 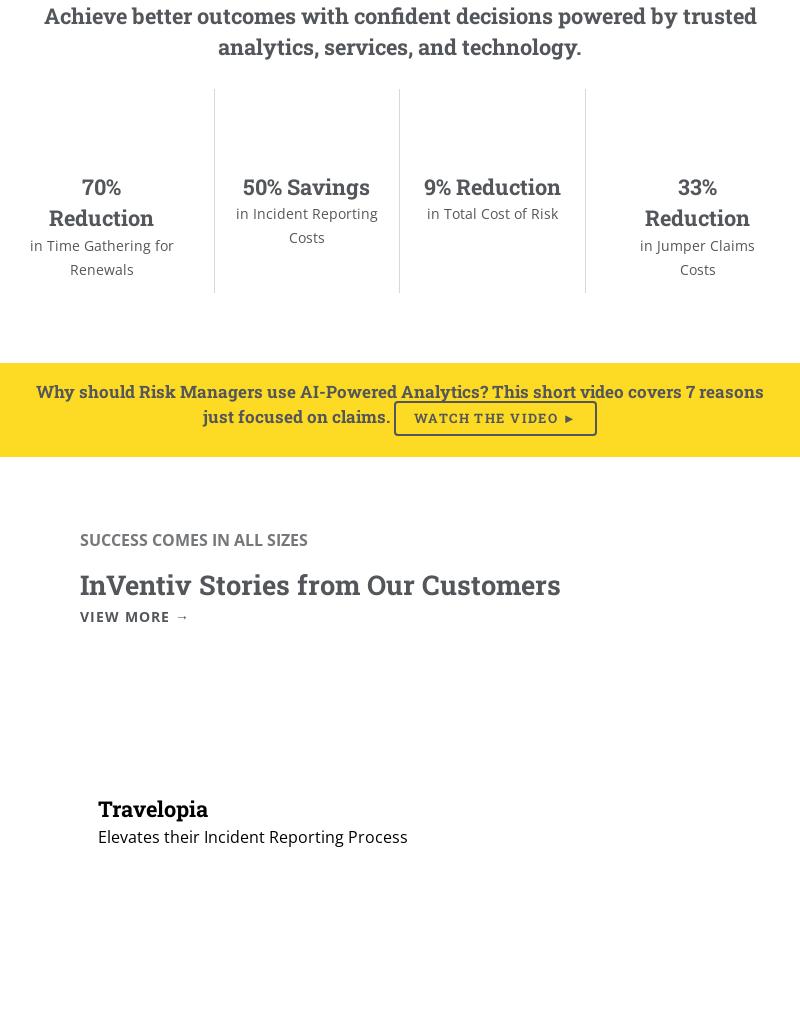 I want to click on '50% Savings', so click(x=305, y=184).